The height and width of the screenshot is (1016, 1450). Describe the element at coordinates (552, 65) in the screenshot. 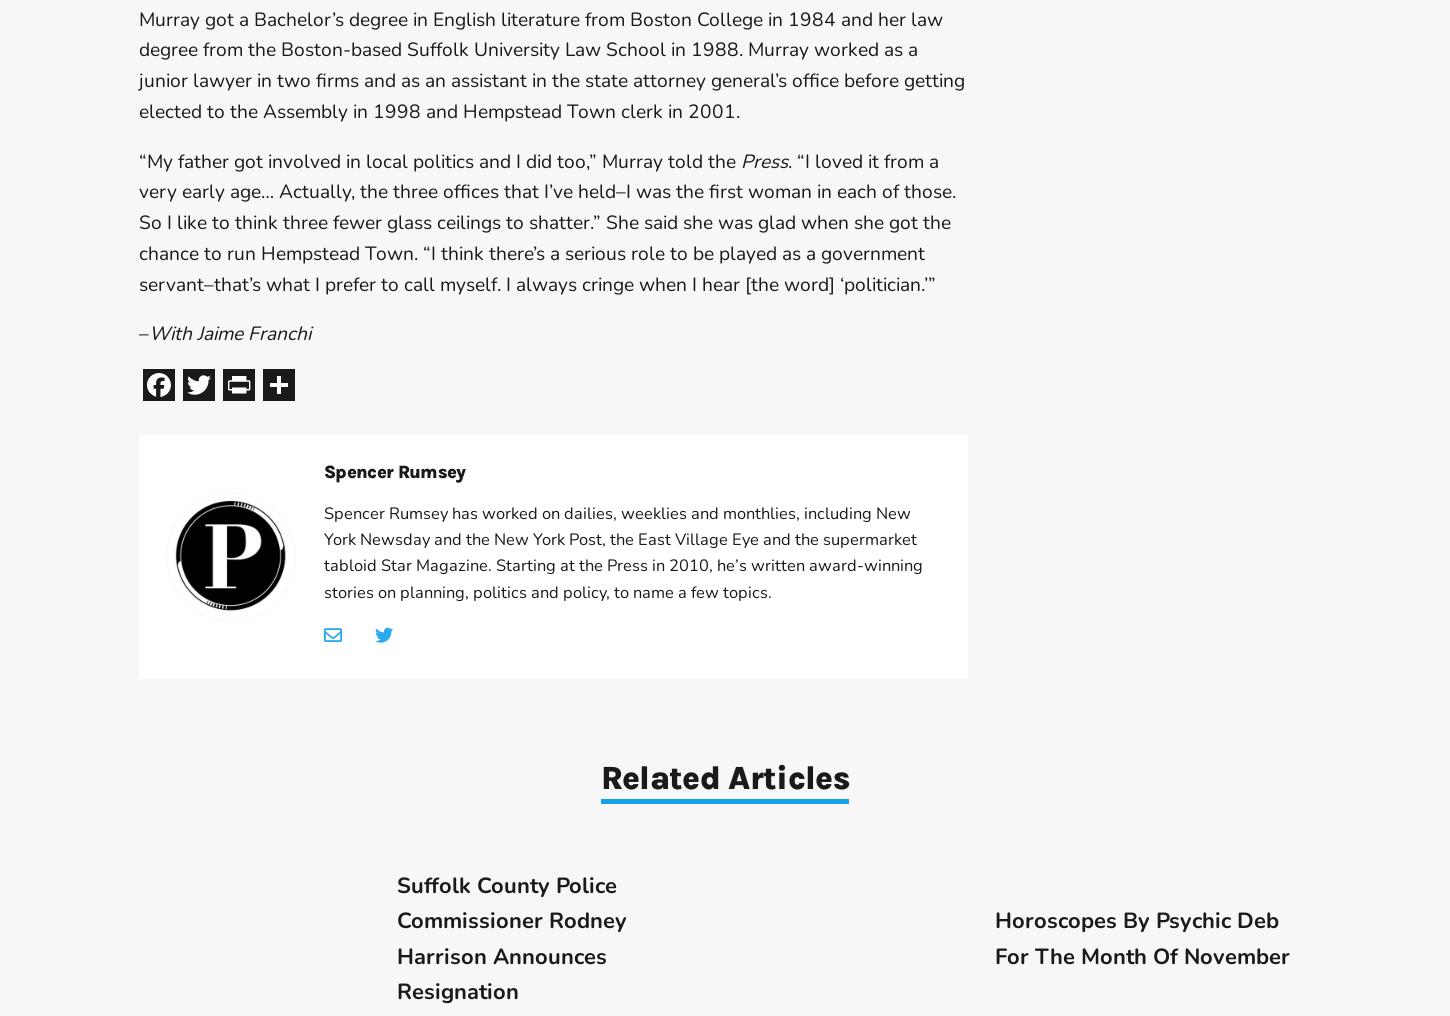

I see `'Murray got a Bachelor’s degree in English literature from Boston College in 1984 and her law degree from the Boston-based Suffolk University Law School in 1988. Murray worked as a junior lawyer in two firms and as an assistant in the state attorney general’s office before getting elected to the Assembly in 1998 and Hempstead Town clerk in 2001.'` at that location.